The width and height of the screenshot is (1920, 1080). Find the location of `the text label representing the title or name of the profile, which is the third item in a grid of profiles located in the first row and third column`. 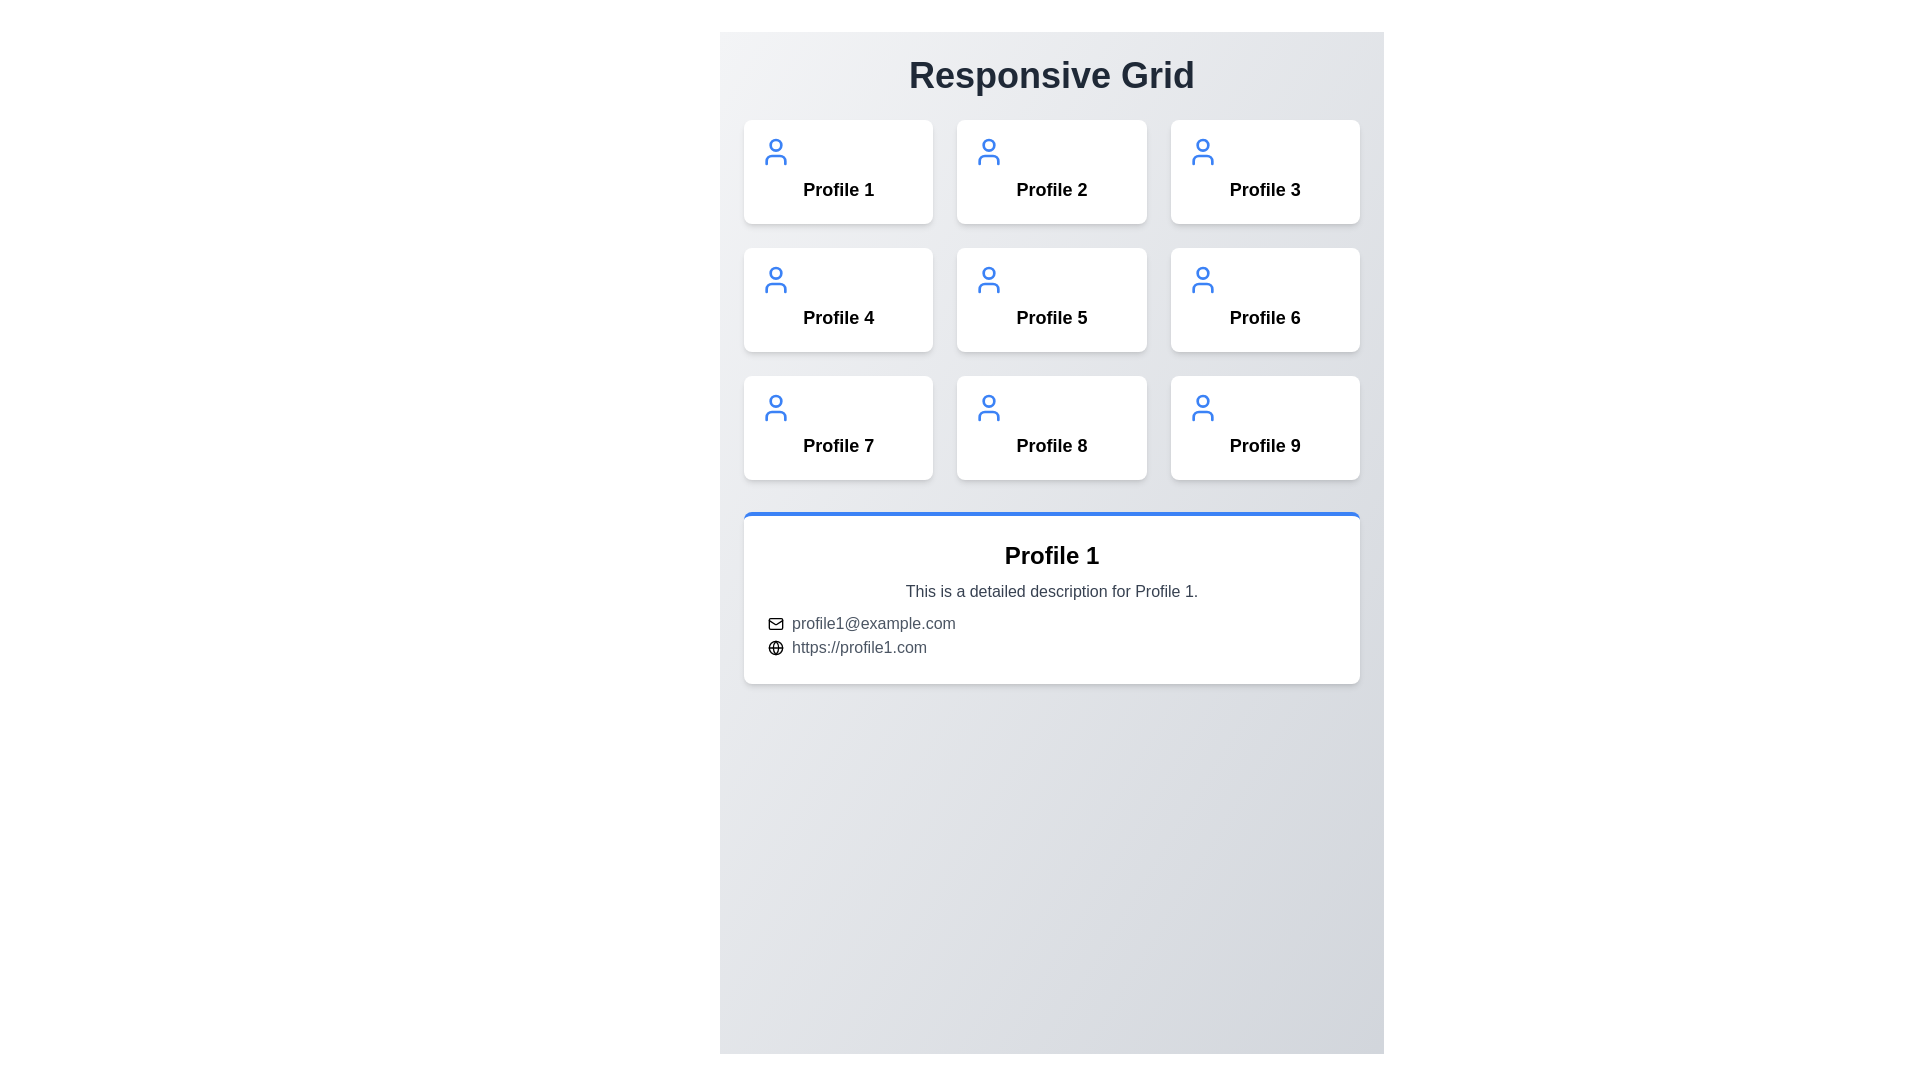

the text label representing the title or name of the profile, which is the third item in a grid of profiles located in the first row and third column is located at coordinates (1264, 189).